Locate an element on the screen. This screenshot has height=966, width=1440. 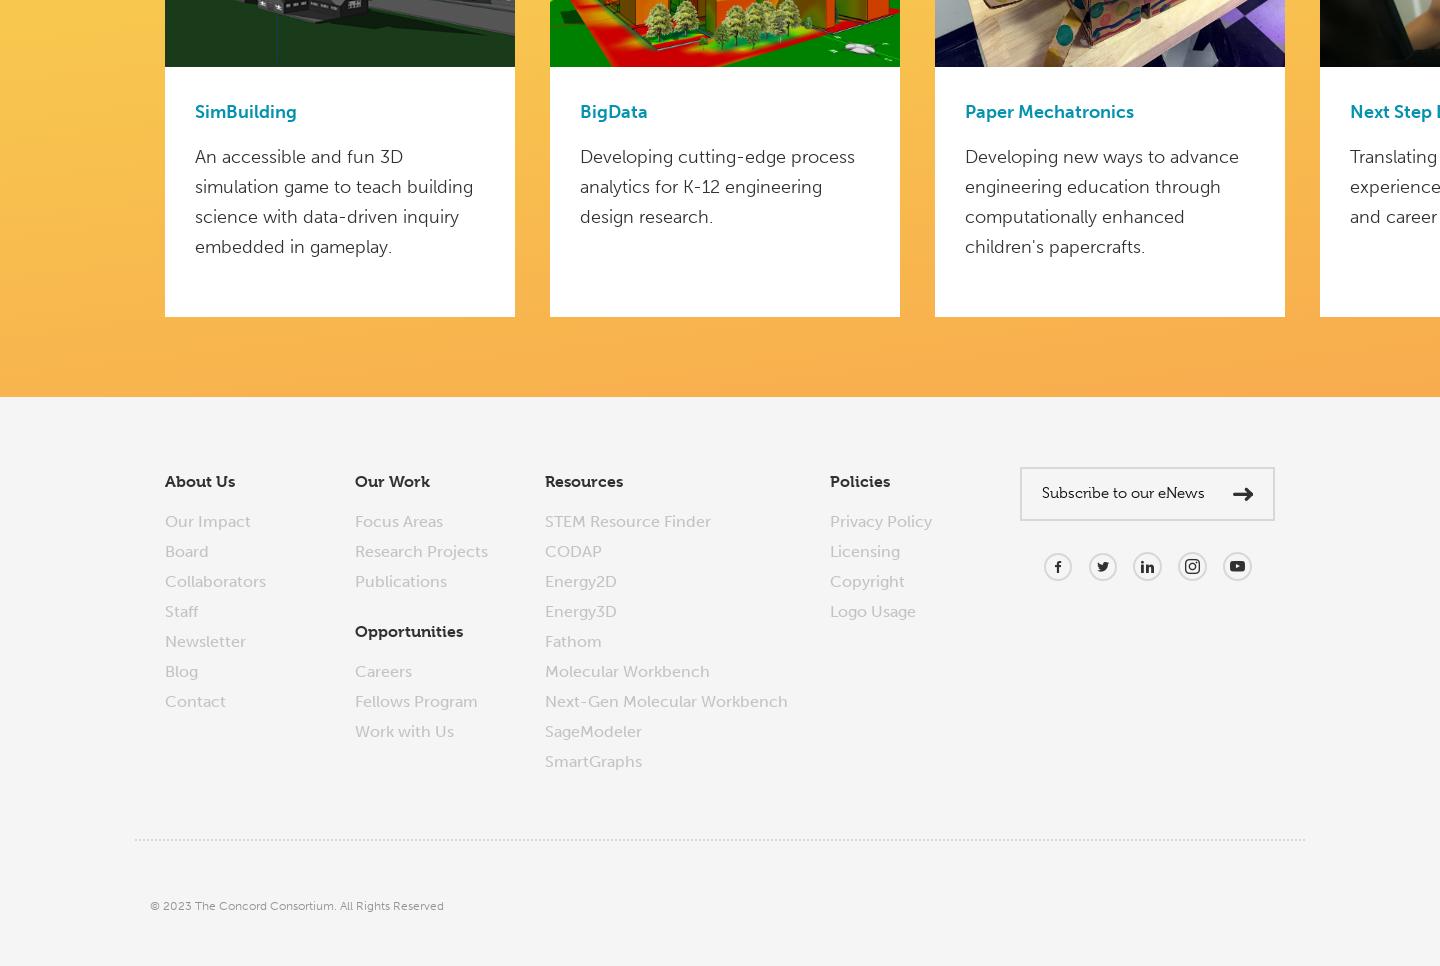
'Paper Mechatronics' is located at coordinates (963, 110).